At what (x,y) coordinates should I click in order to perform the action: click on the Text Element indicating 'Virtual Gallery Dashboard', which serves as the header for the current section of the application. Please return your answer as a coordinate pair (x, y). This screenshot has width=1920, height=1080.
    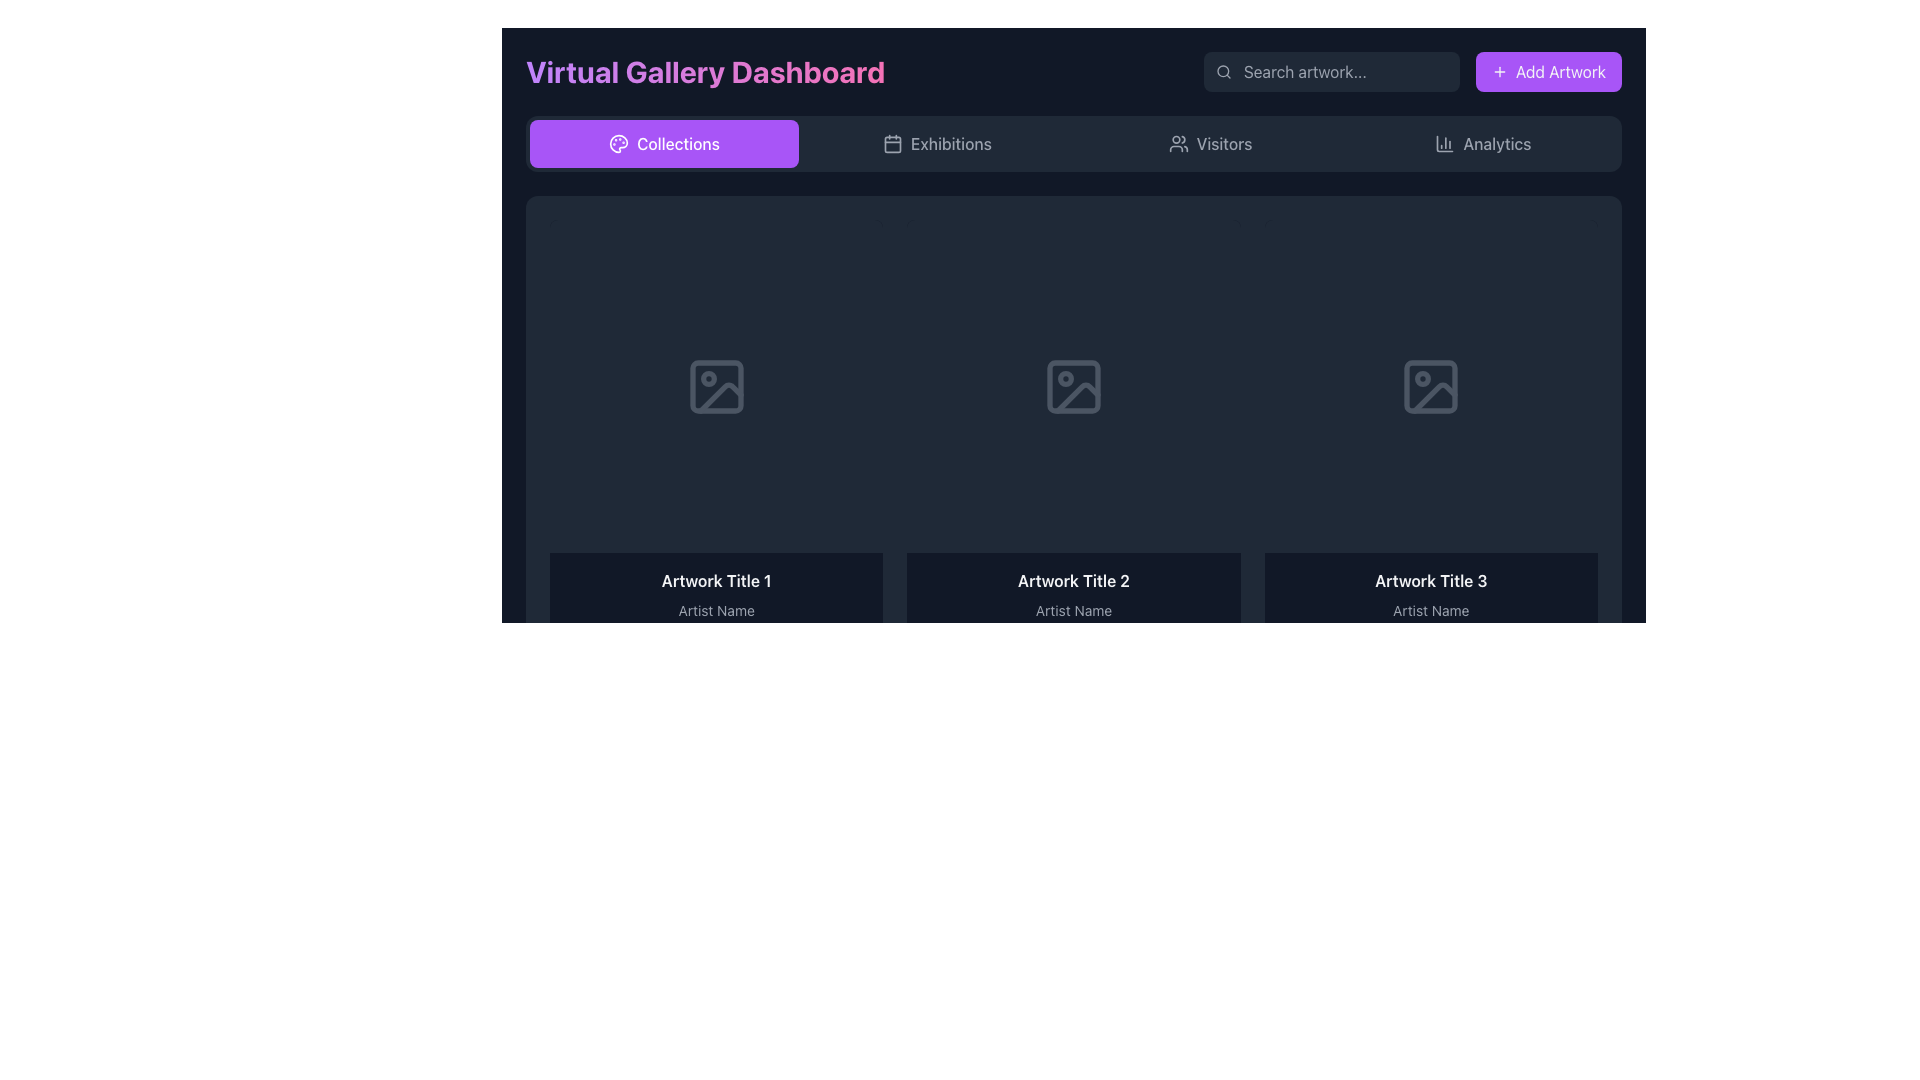
    Looking at the image, I should click on (705, 71).